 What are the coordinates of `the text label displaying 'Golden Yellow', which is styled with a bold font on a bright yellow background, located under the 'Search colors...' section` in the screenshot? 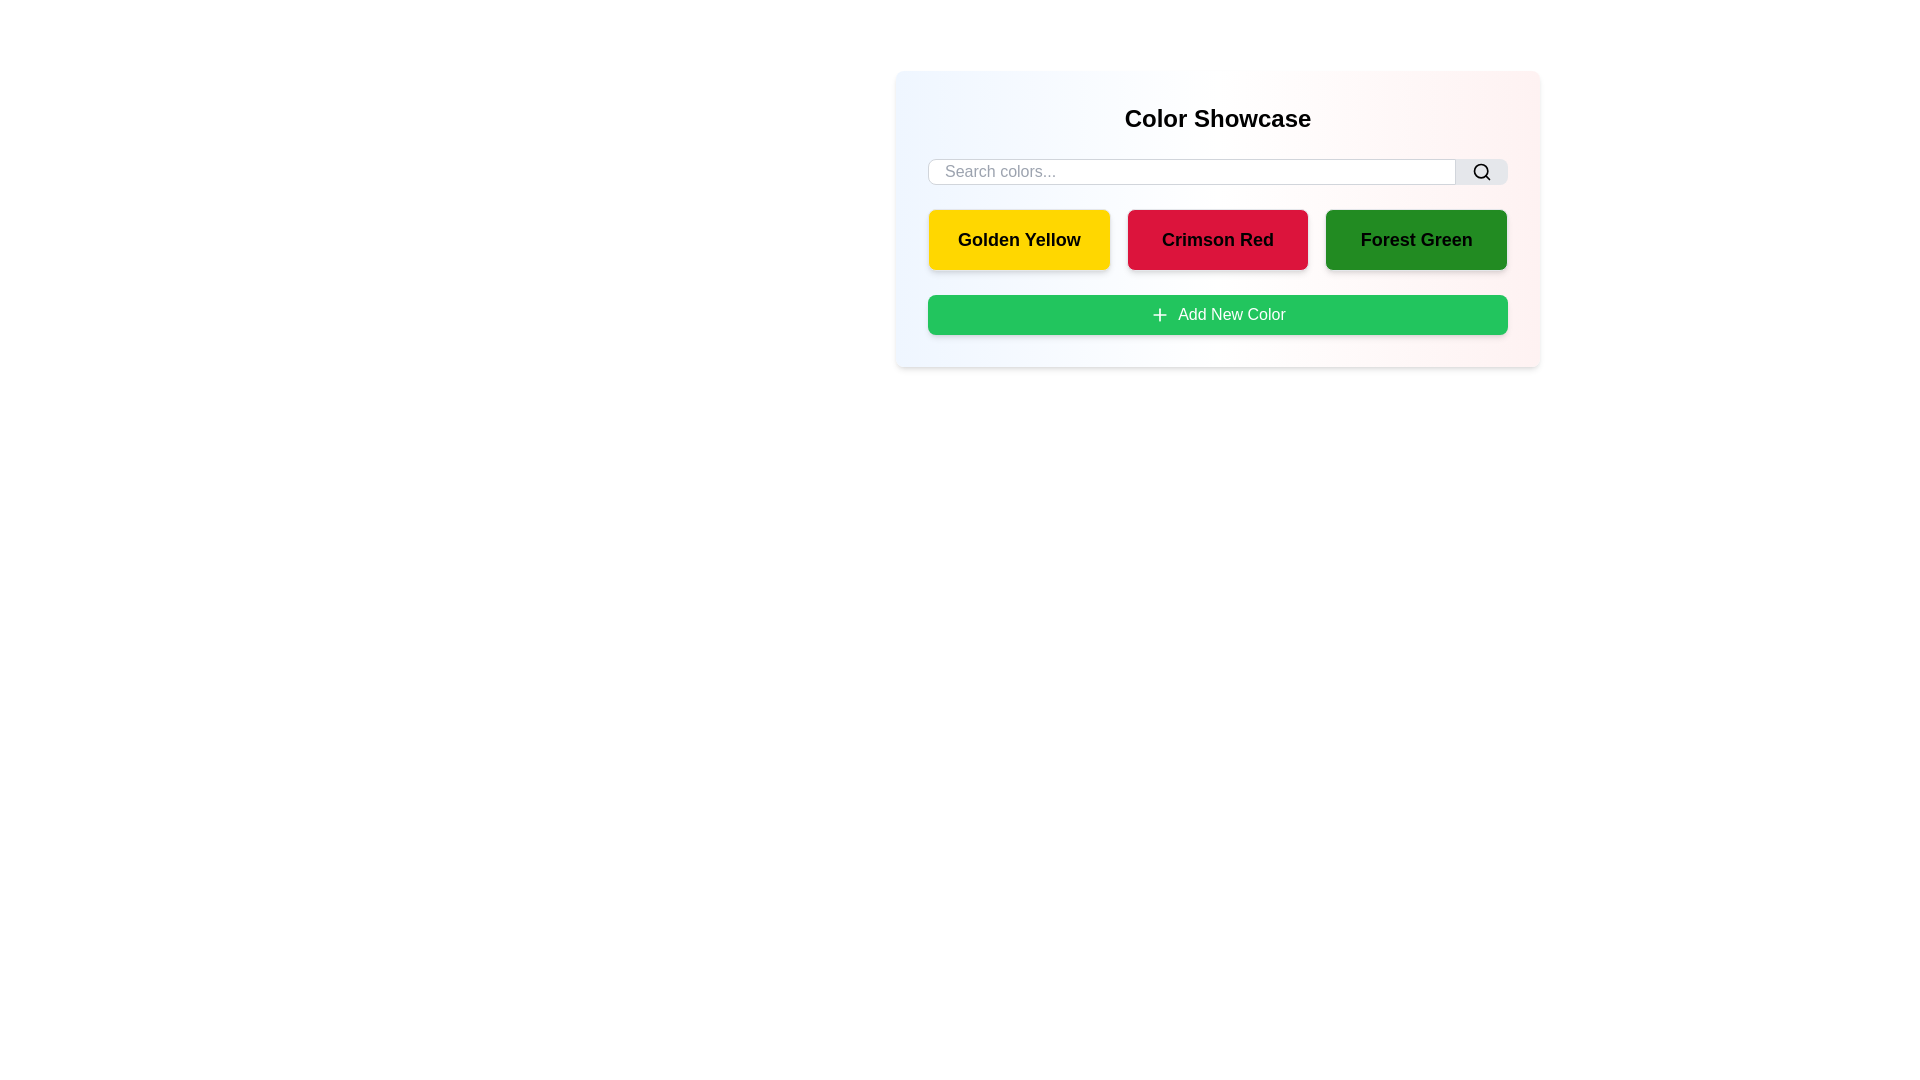 It's located at (1019, 238).